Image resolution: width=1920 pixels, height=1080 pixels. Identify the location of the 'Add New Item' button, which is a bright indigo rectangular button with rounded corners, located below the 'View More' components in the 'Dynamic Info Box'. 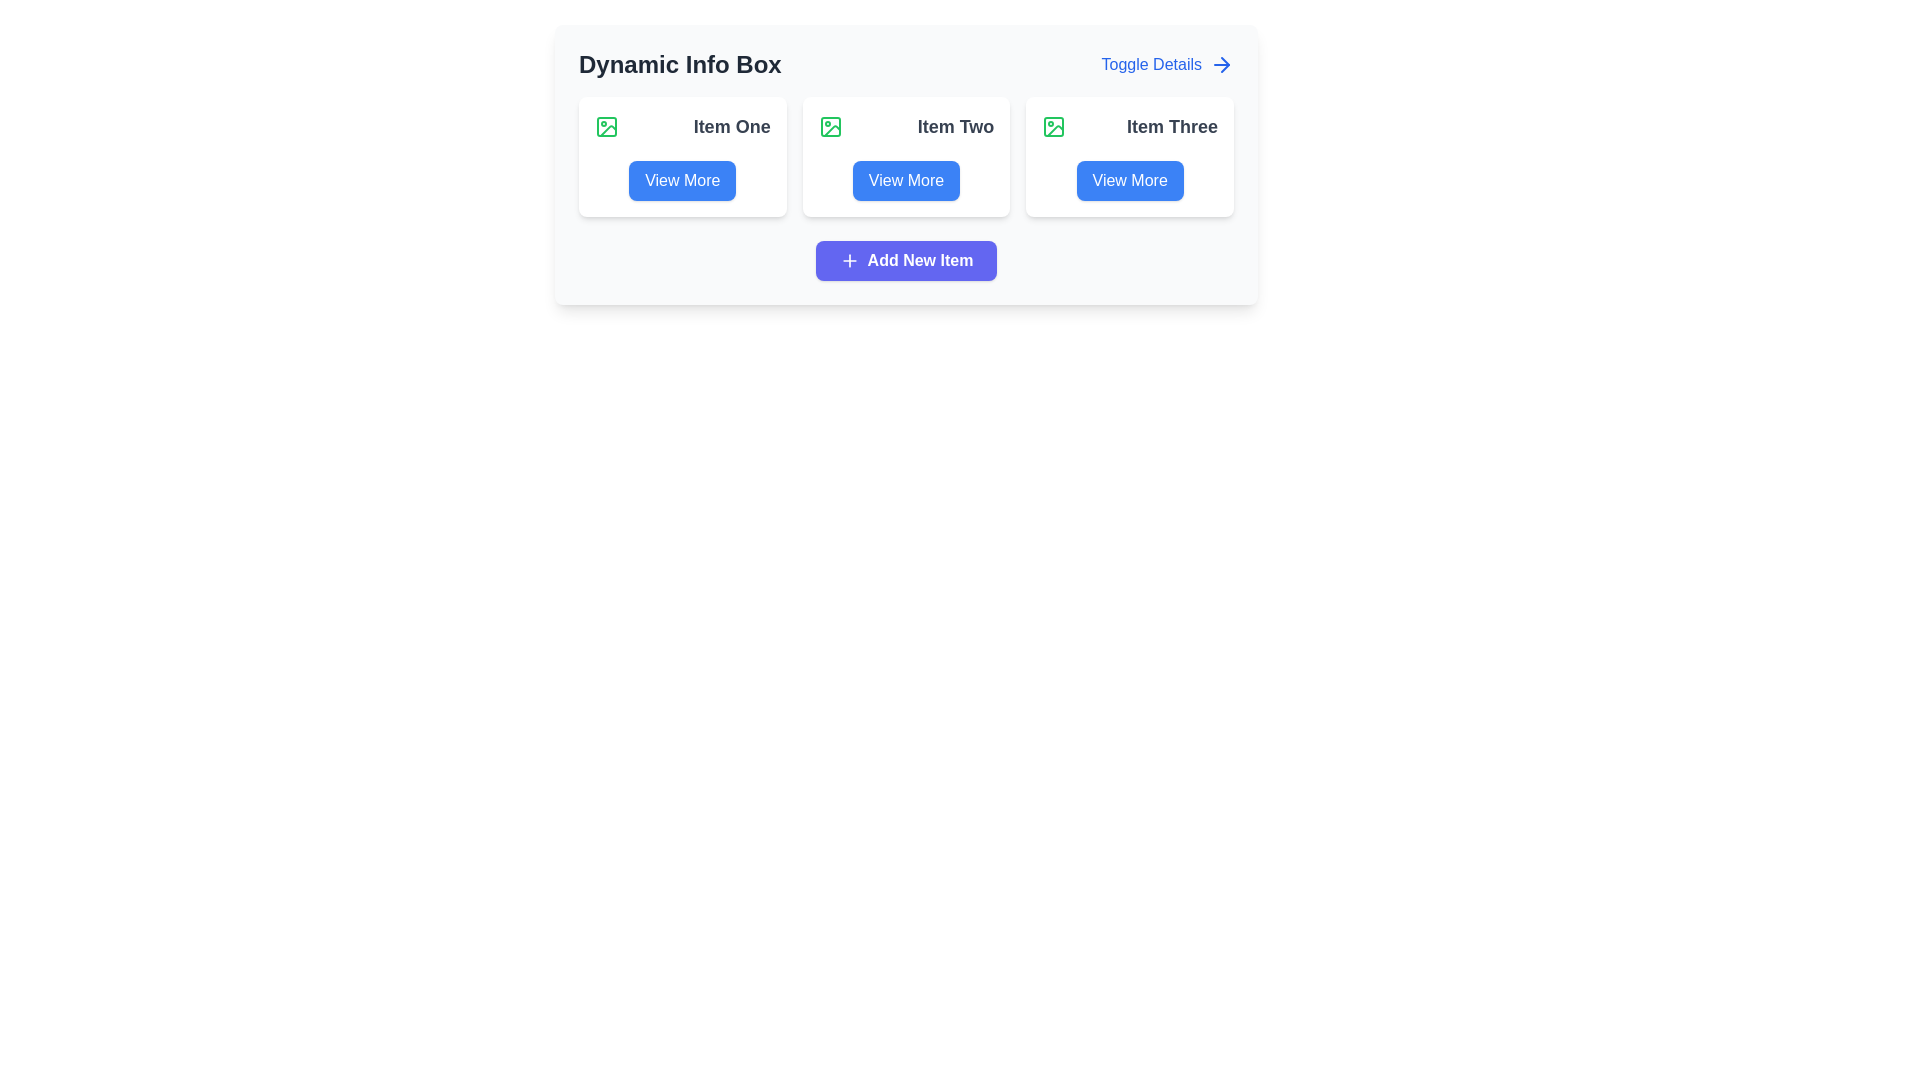
(905, 260).